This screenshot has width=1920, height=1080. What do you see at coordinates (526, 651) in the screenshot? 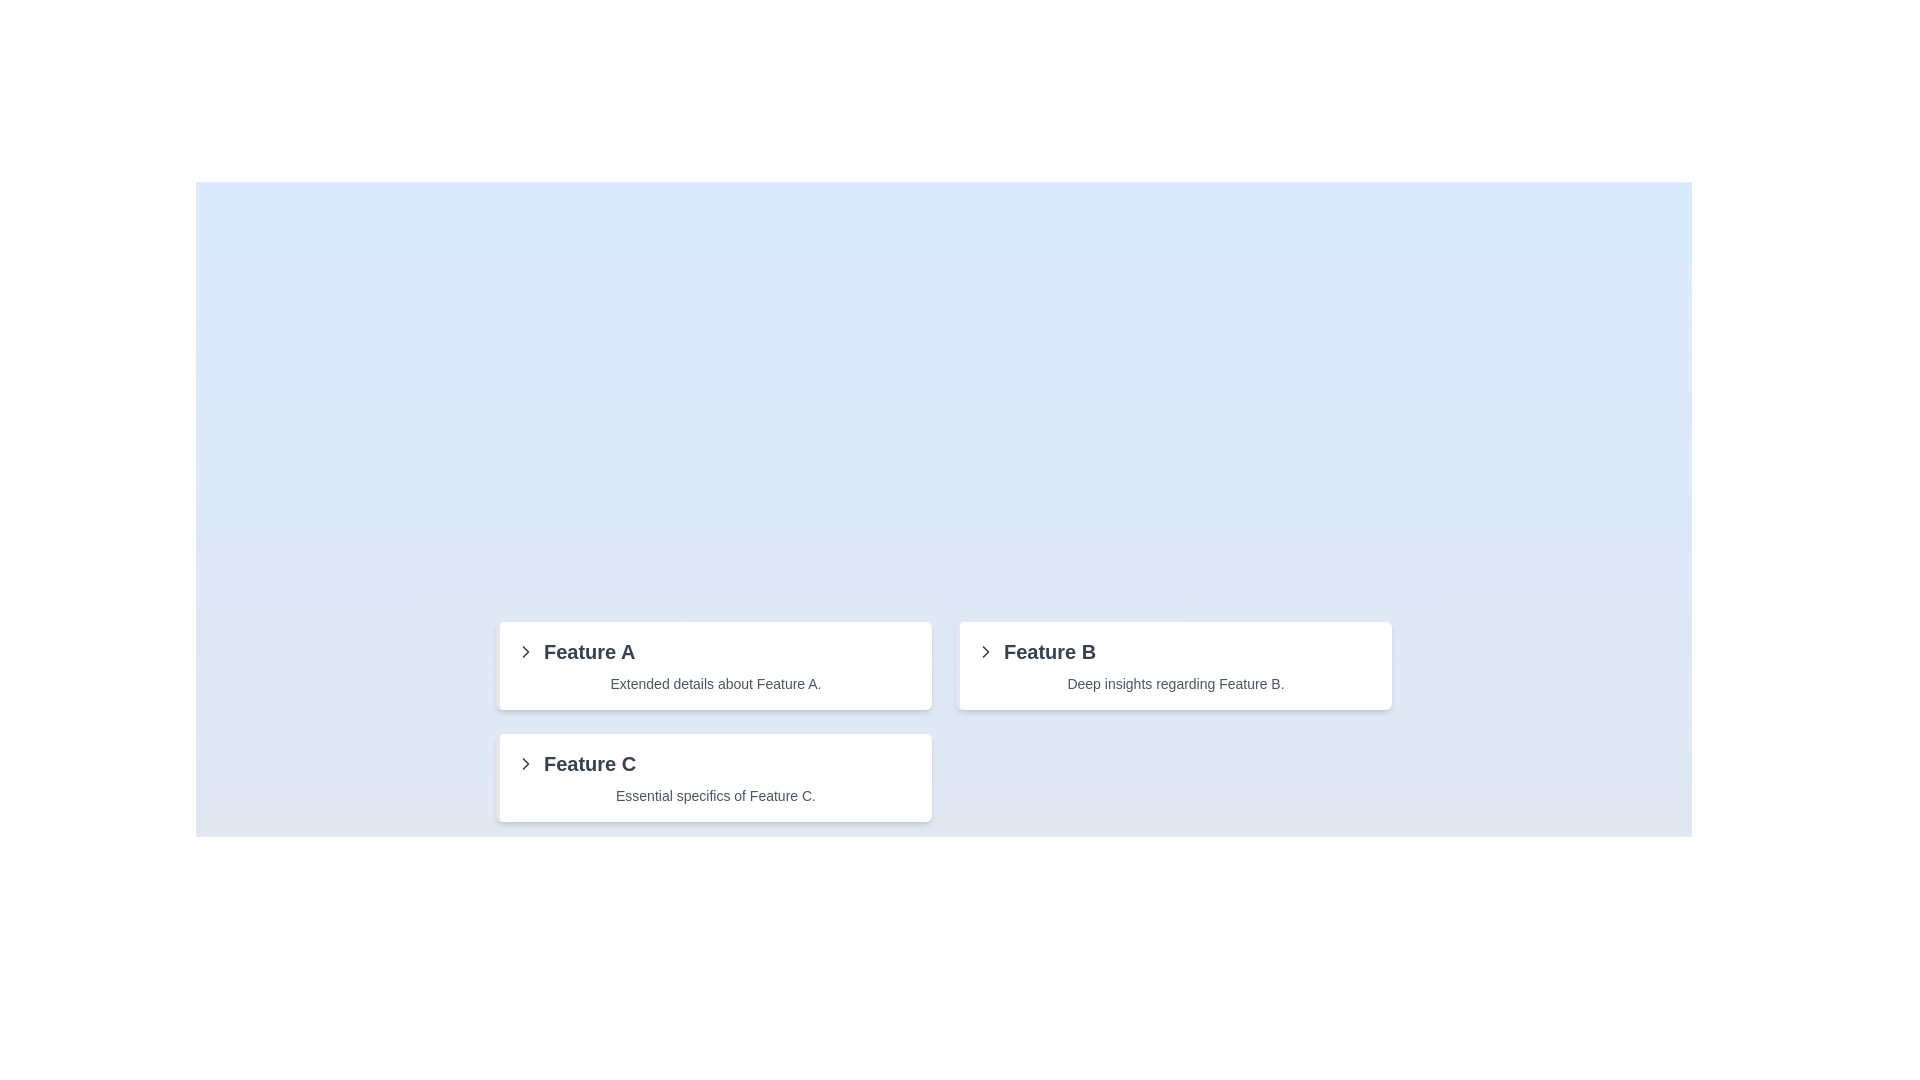
I see `the right-pointing chevron icon associated with 'Feature C' located in the bottom row of the feature blocks` at bounding box center [526, 651].